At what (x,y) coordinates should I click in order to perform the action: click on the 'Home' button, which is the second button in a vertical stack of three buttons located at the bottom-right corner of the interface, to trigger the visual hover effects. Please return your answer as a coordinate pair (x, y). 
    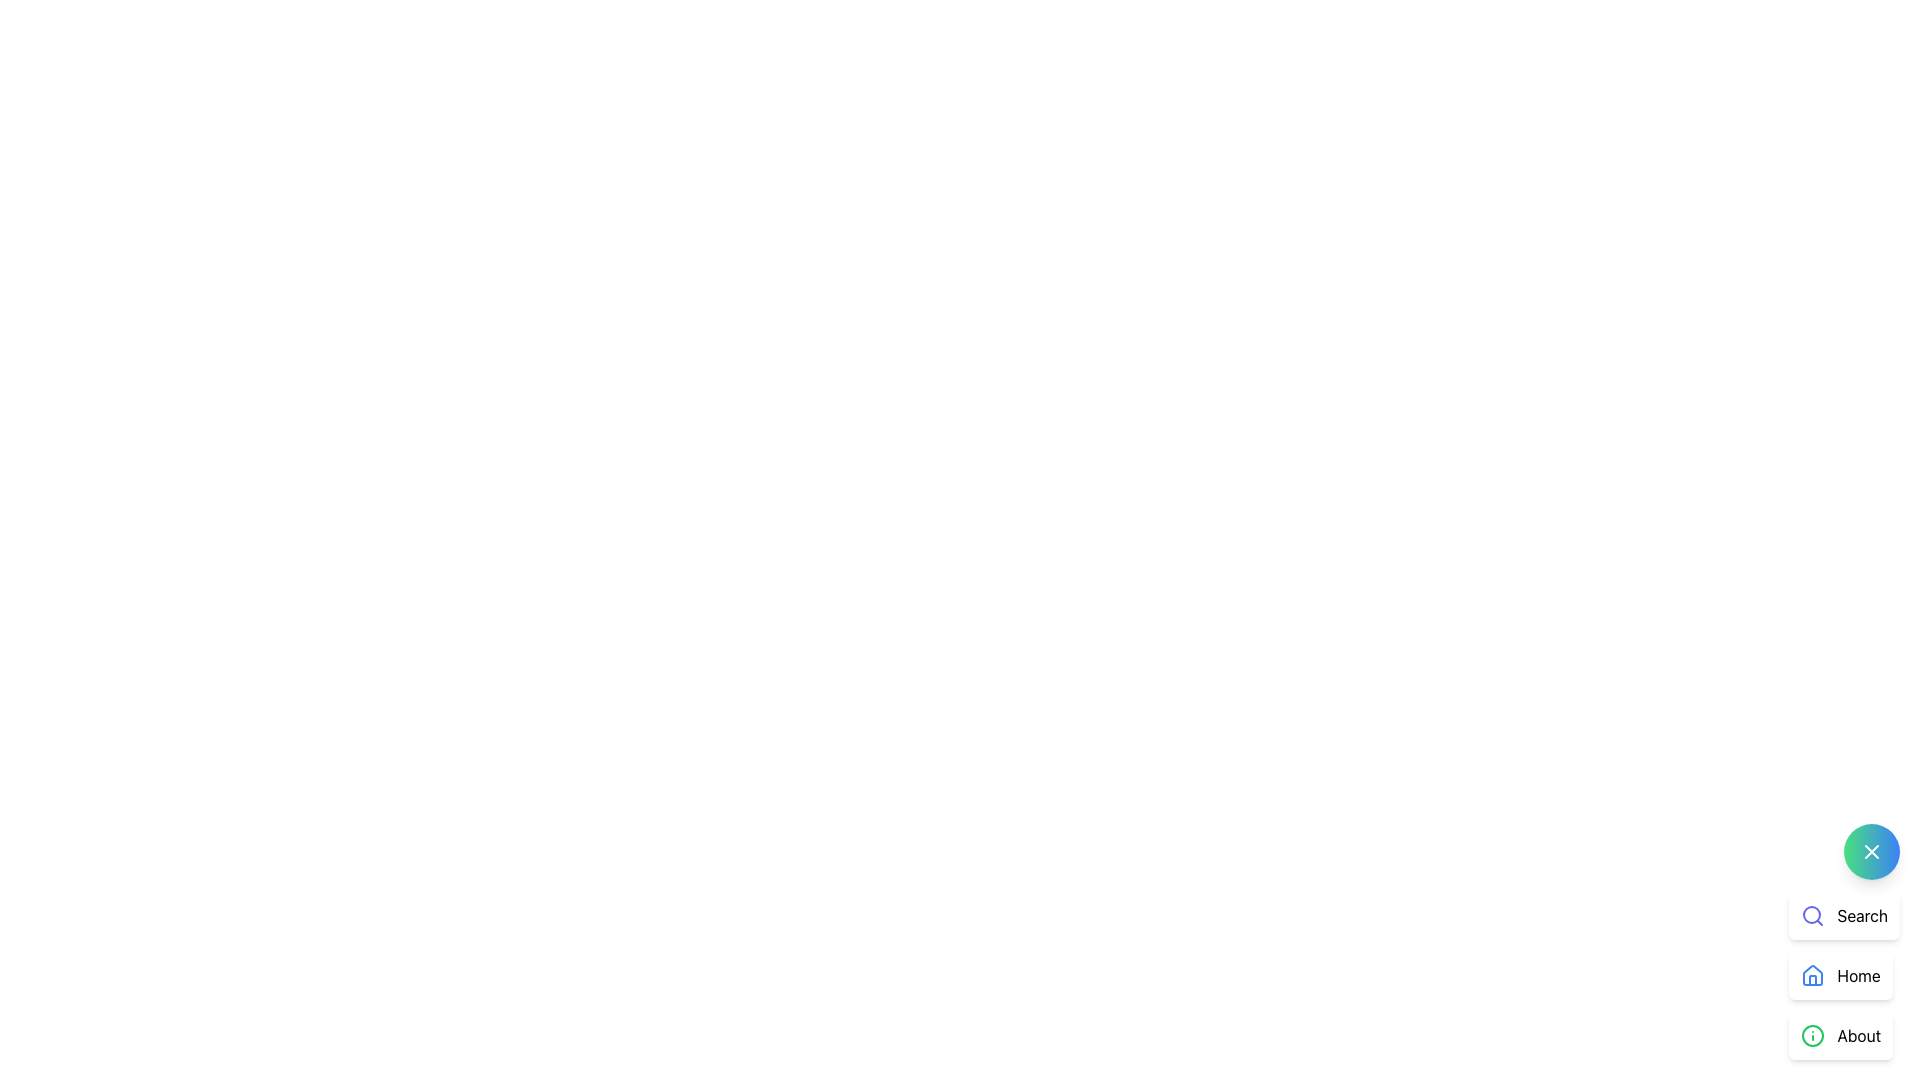
    Looking at the image, I should click on (1840, 974).